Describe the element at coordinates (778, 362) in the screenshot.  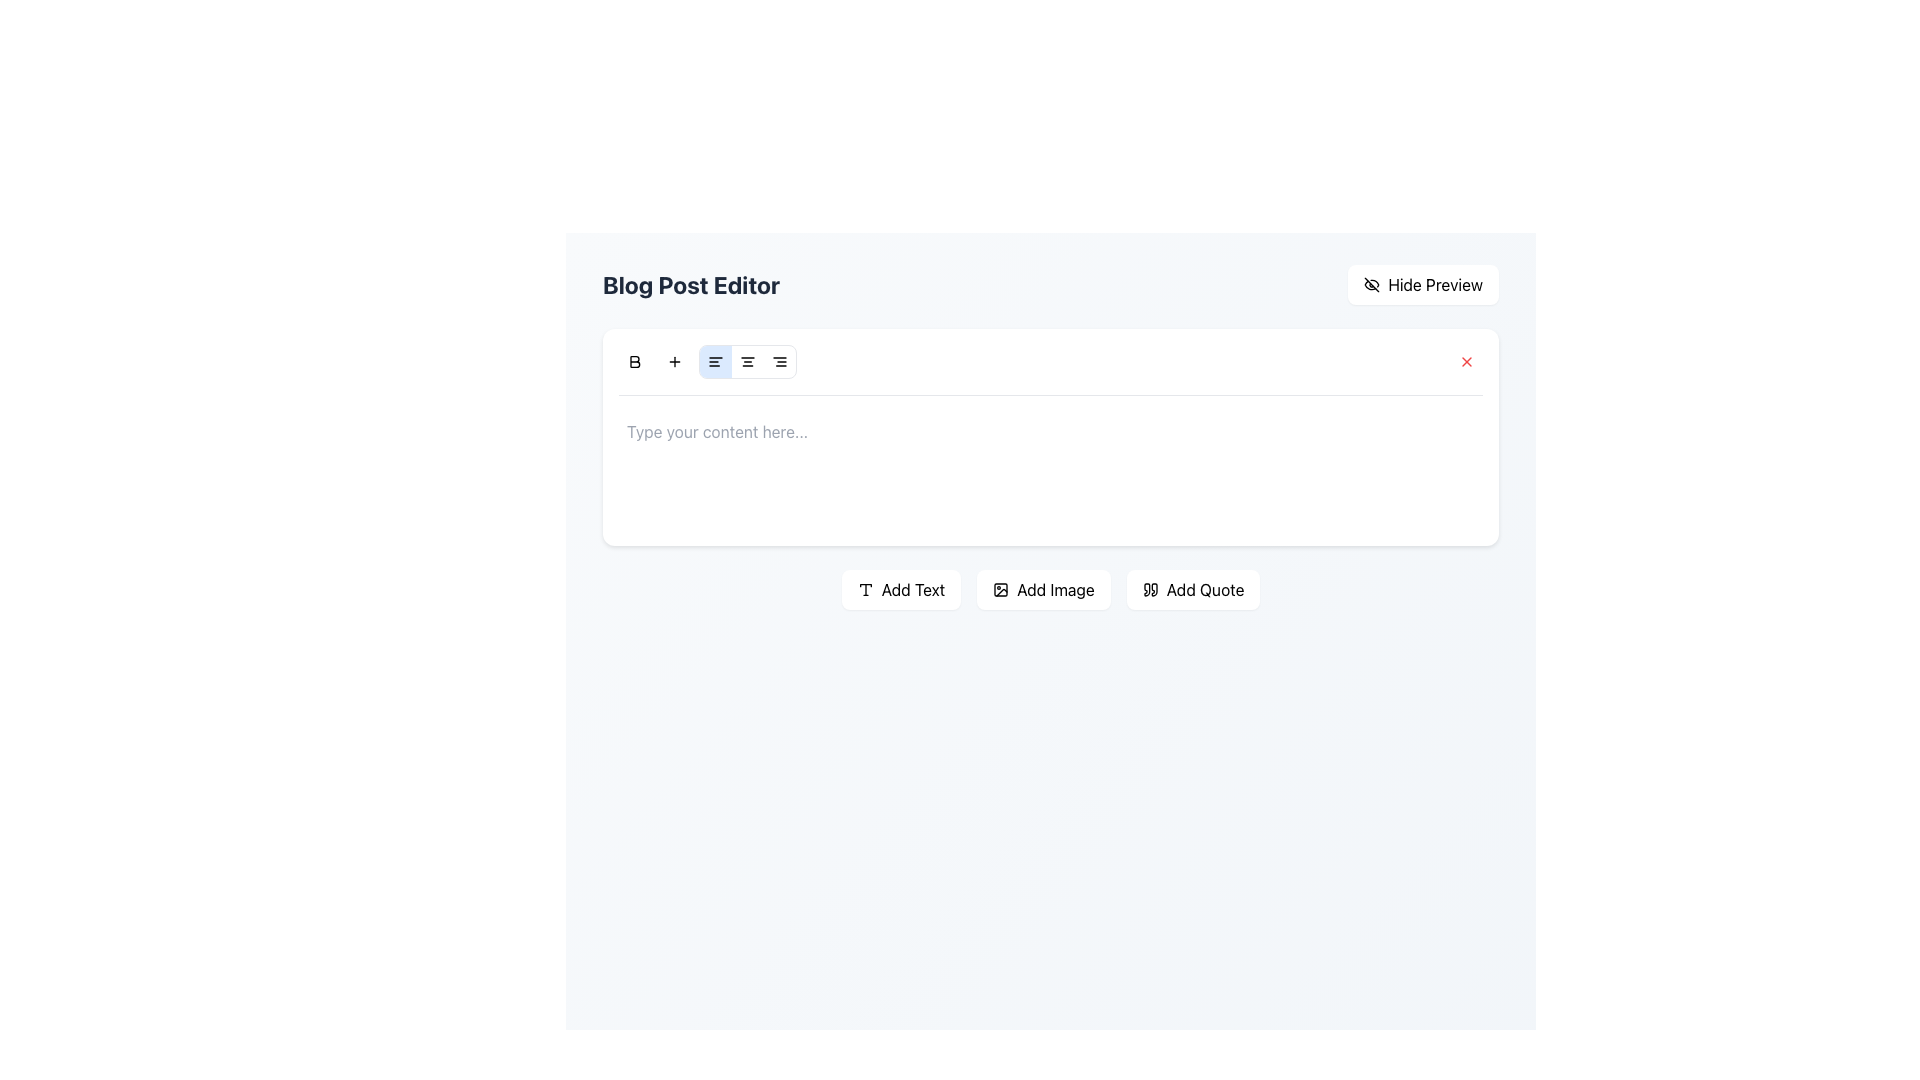
I see `the third button in the horizontal toolbar of four formatting buttons` at that location.